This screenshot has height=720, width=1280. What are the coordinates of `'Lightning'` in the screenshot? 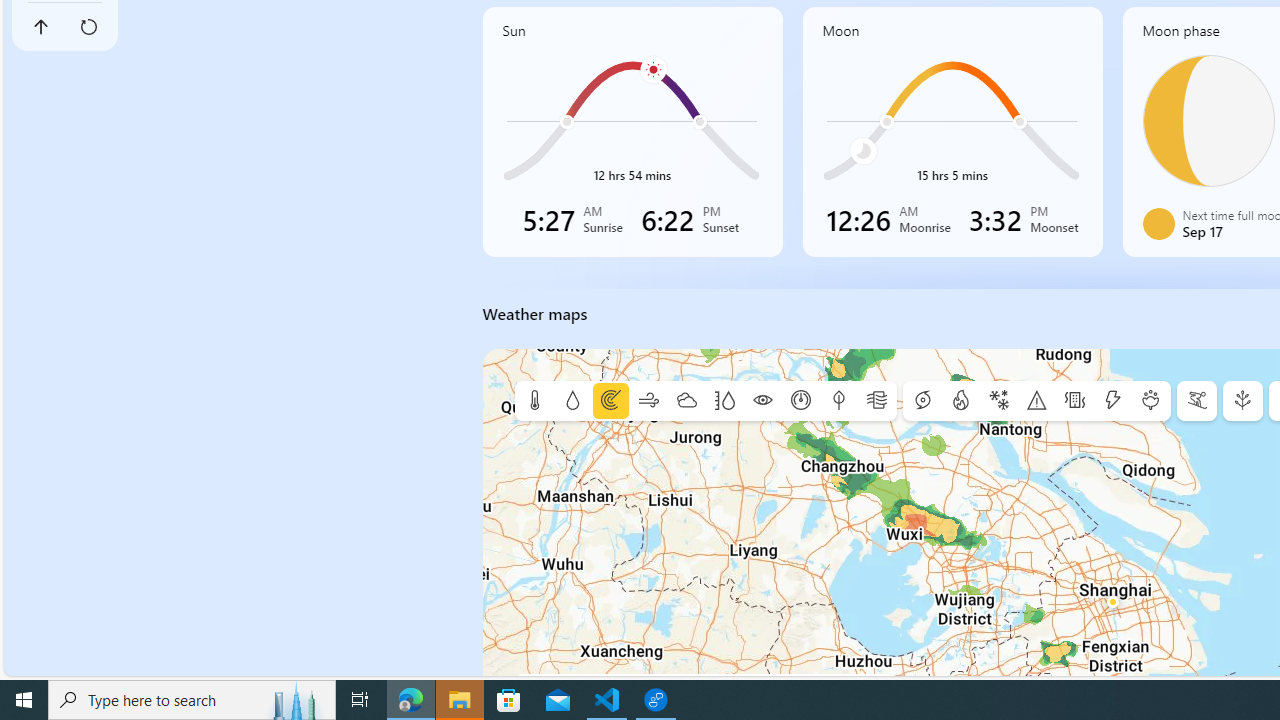 It's located at (1111, 401).